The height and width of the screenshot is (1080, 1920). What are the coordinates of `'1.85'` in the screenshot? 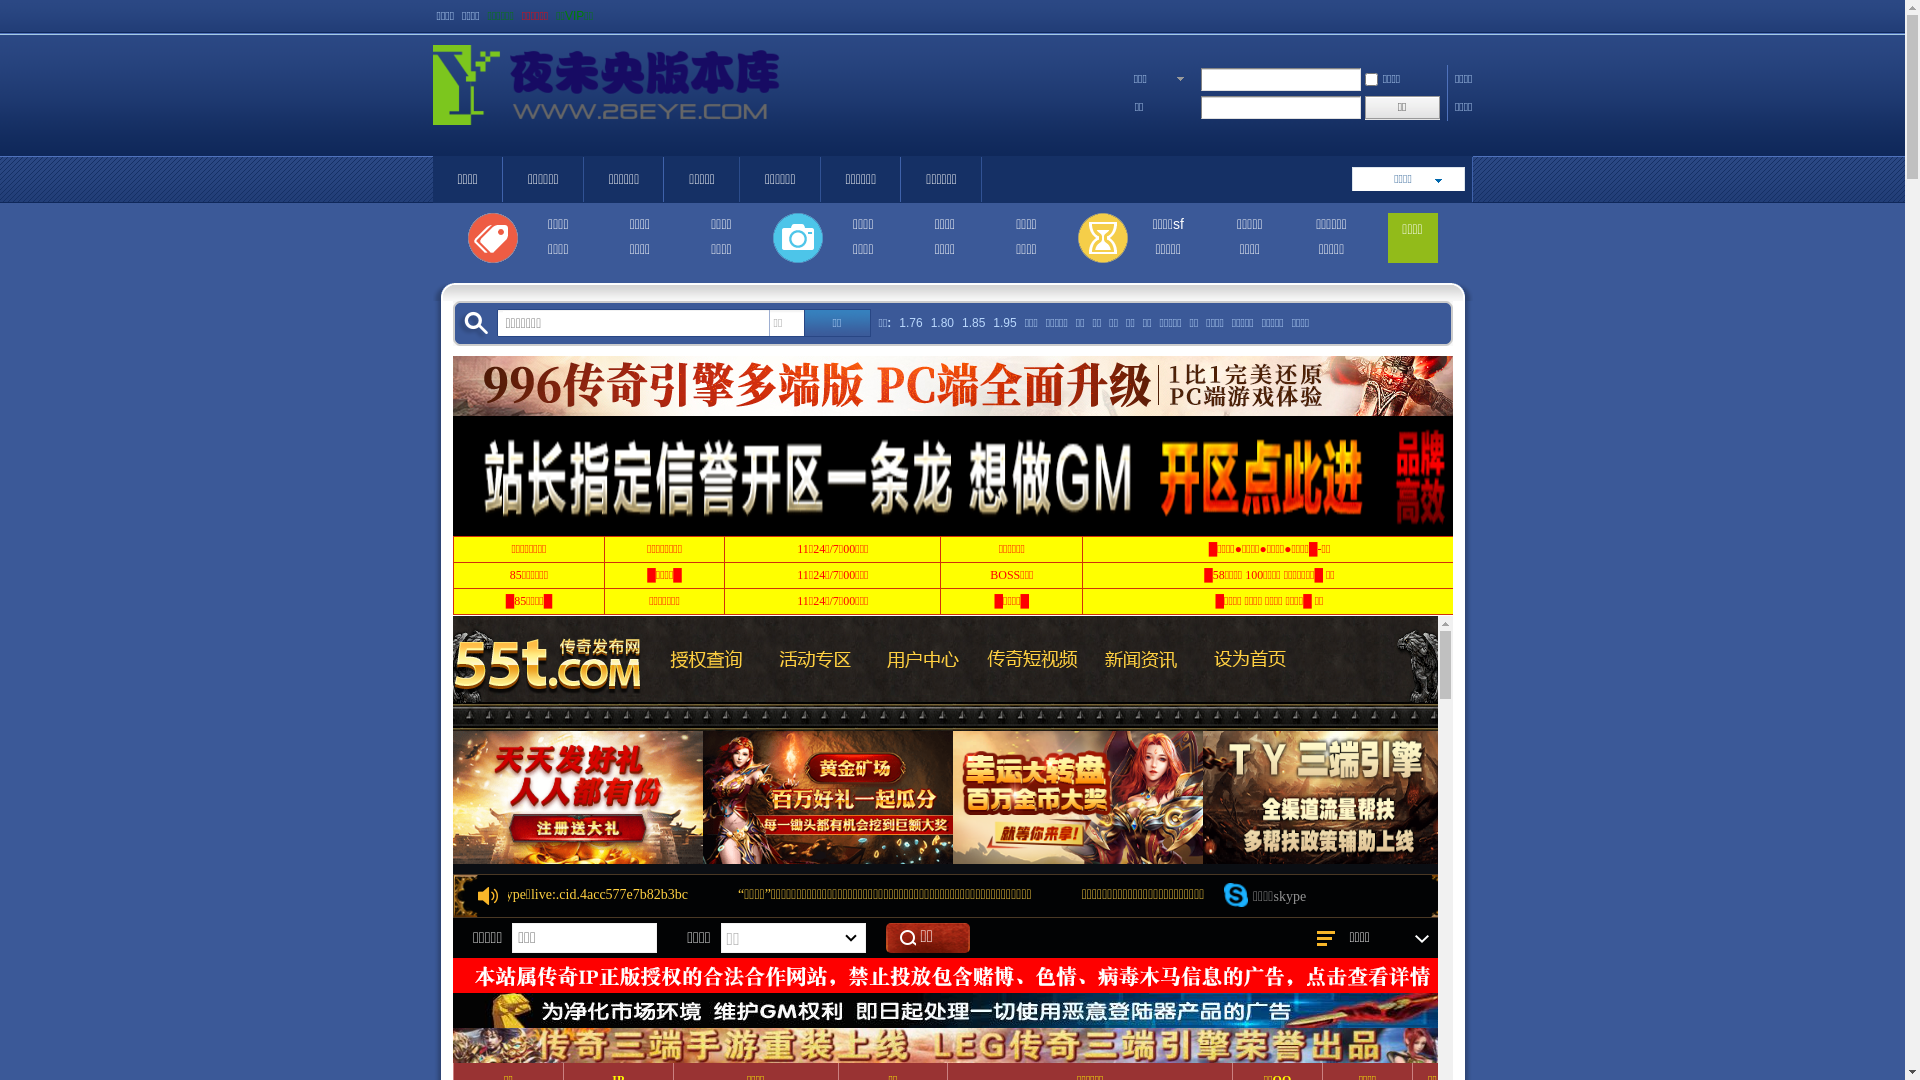 It's located at (973, 322).